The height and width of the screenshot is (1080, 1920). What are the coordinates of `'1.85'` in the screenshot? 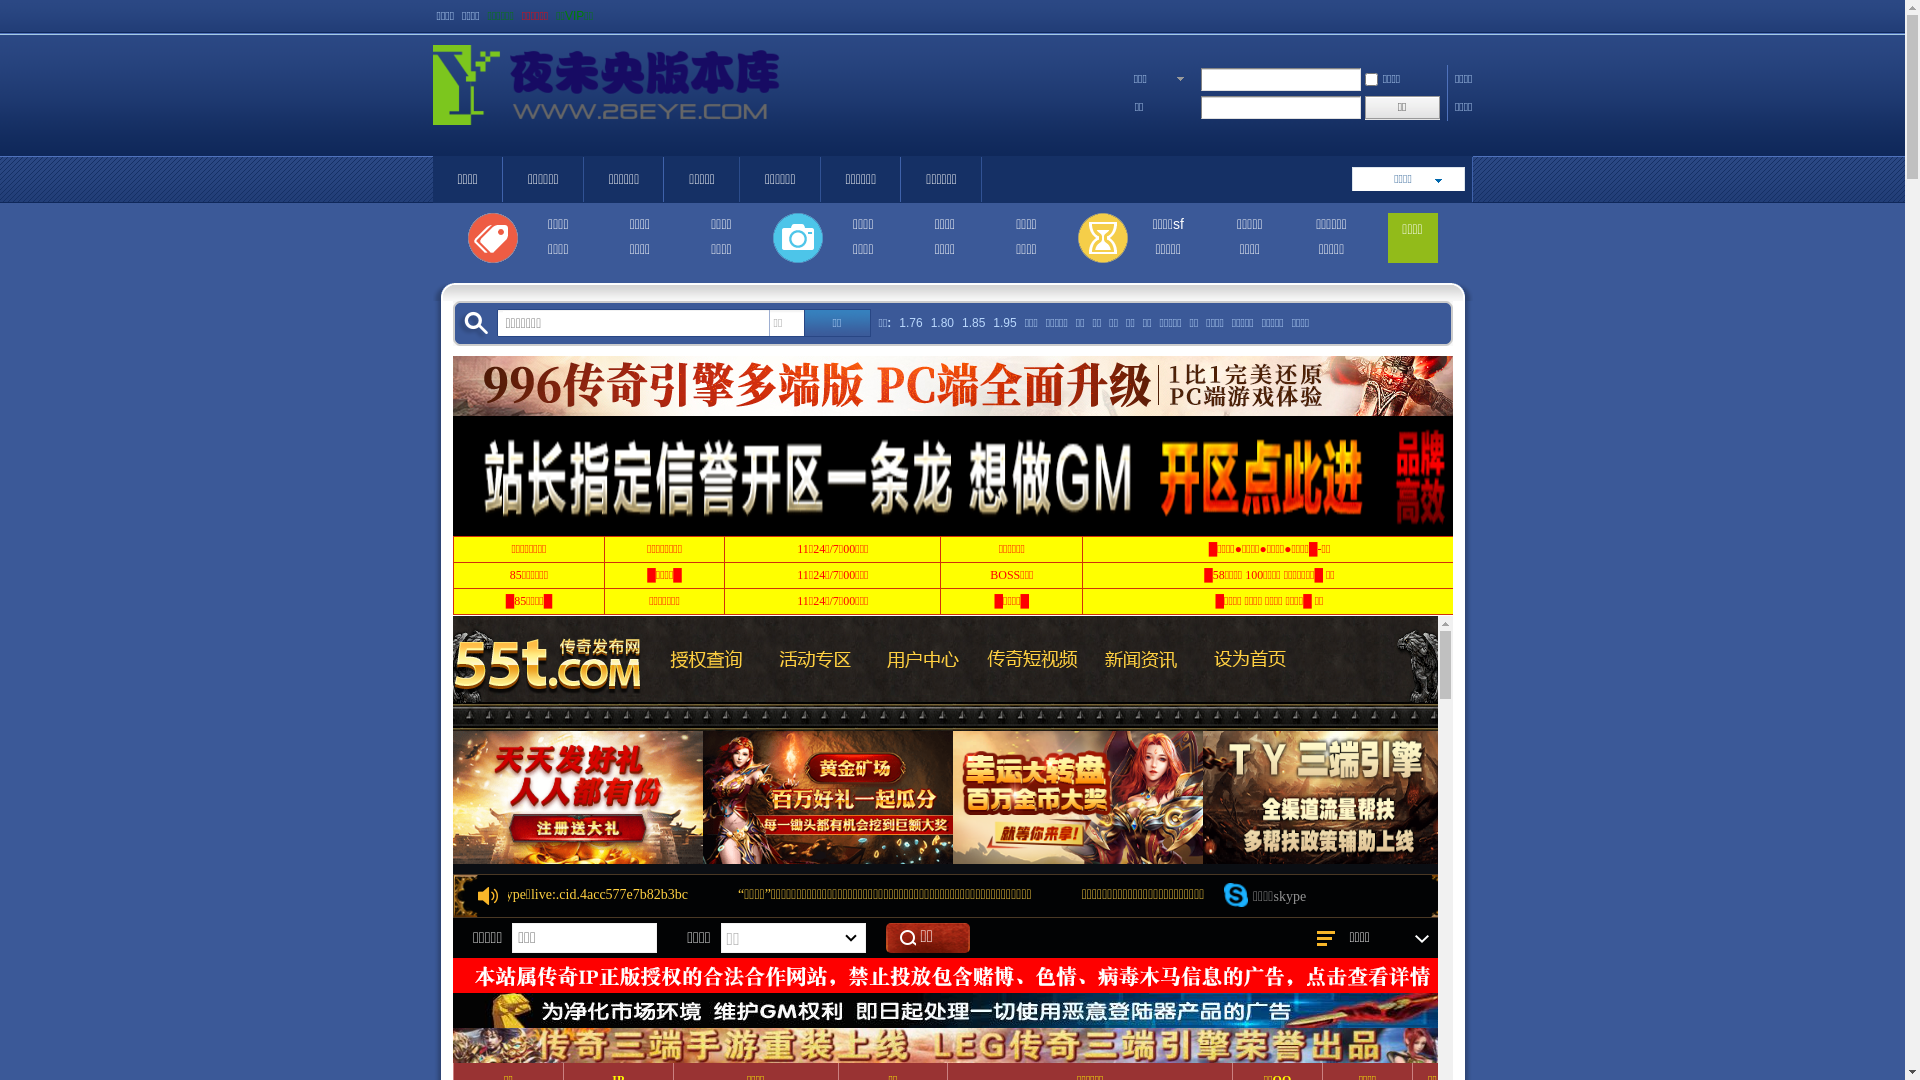 It's located at (973, 322).